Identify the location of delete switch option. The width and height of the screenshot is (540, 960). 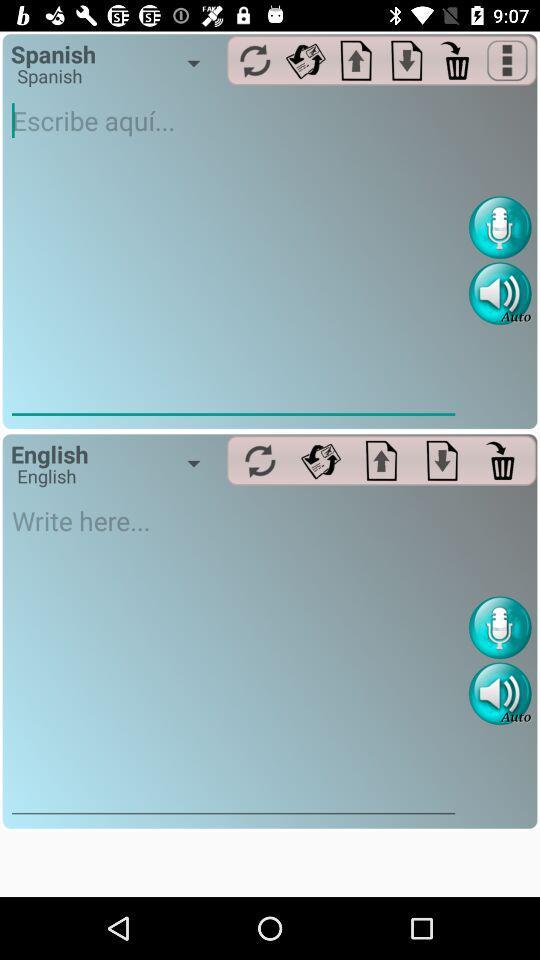
(502, 460).